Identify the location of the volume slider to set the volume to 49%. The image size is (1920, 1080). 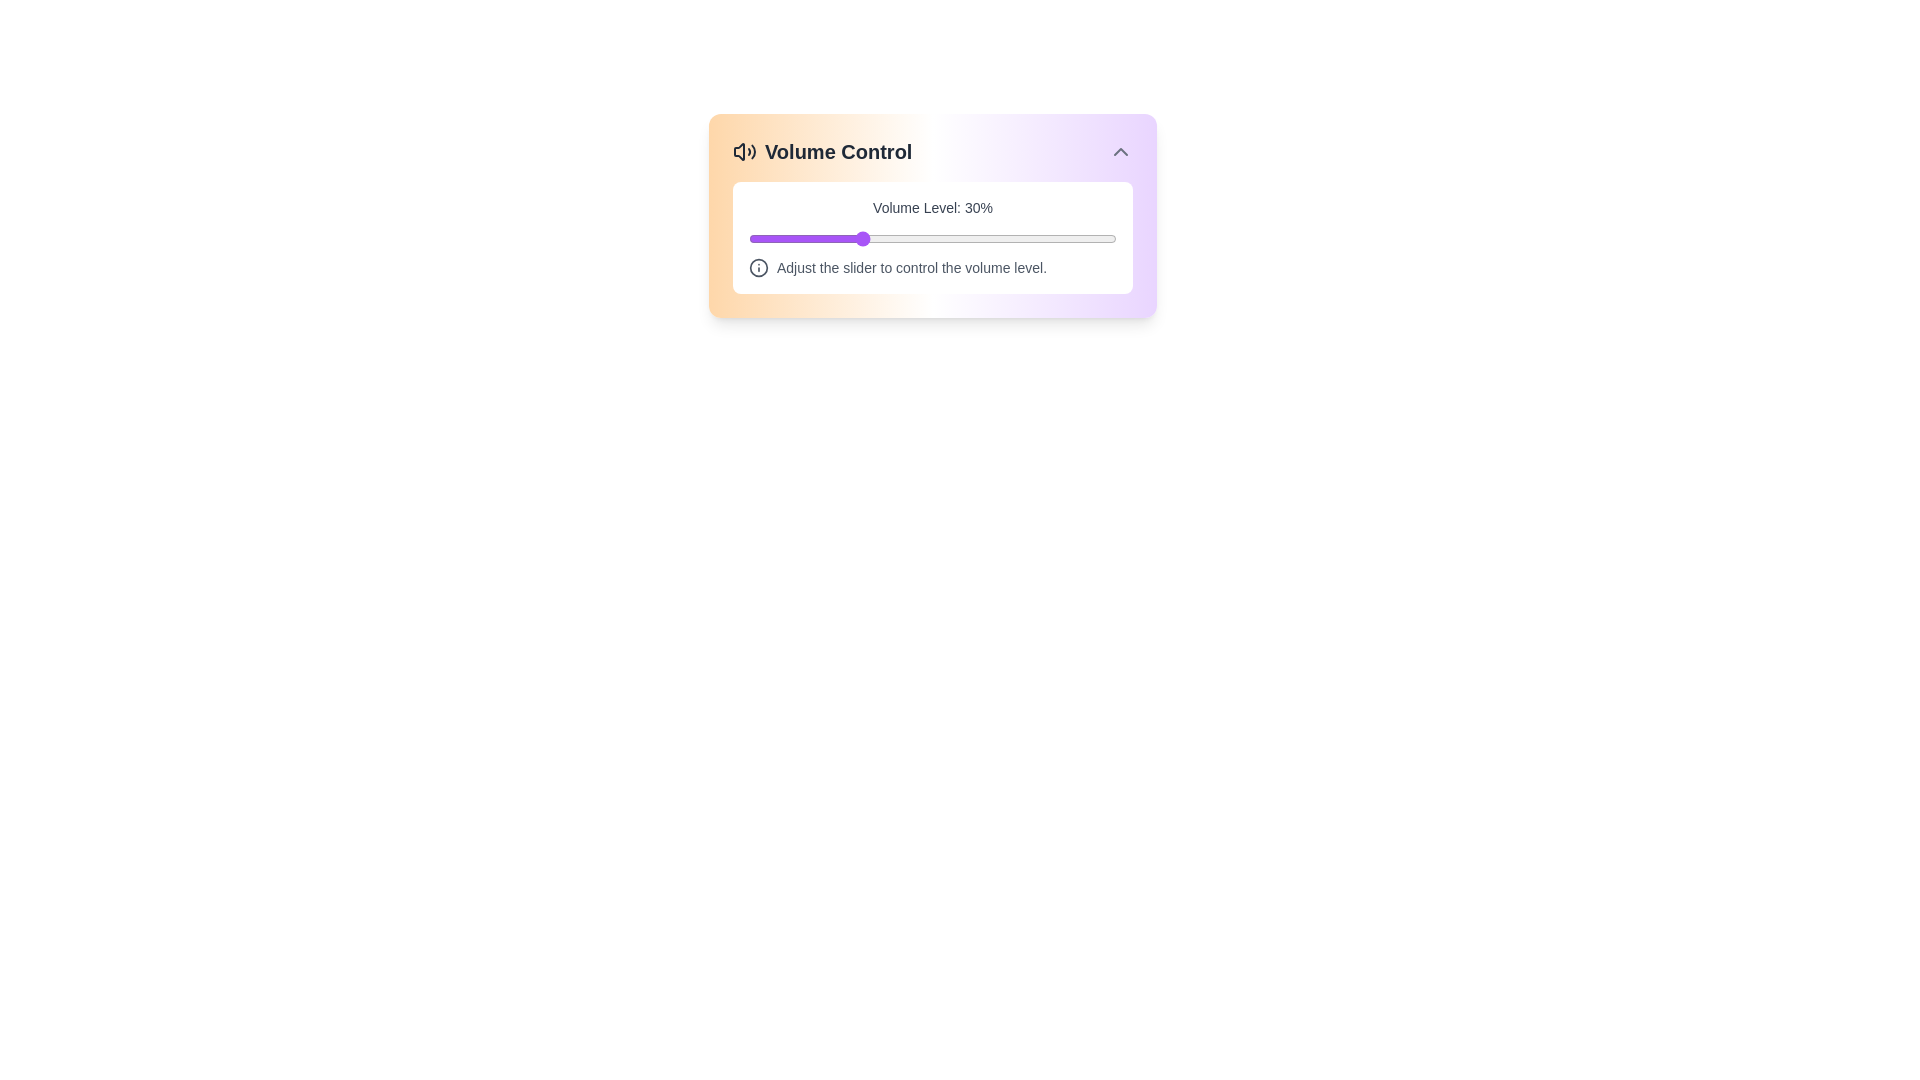
(928, 238).